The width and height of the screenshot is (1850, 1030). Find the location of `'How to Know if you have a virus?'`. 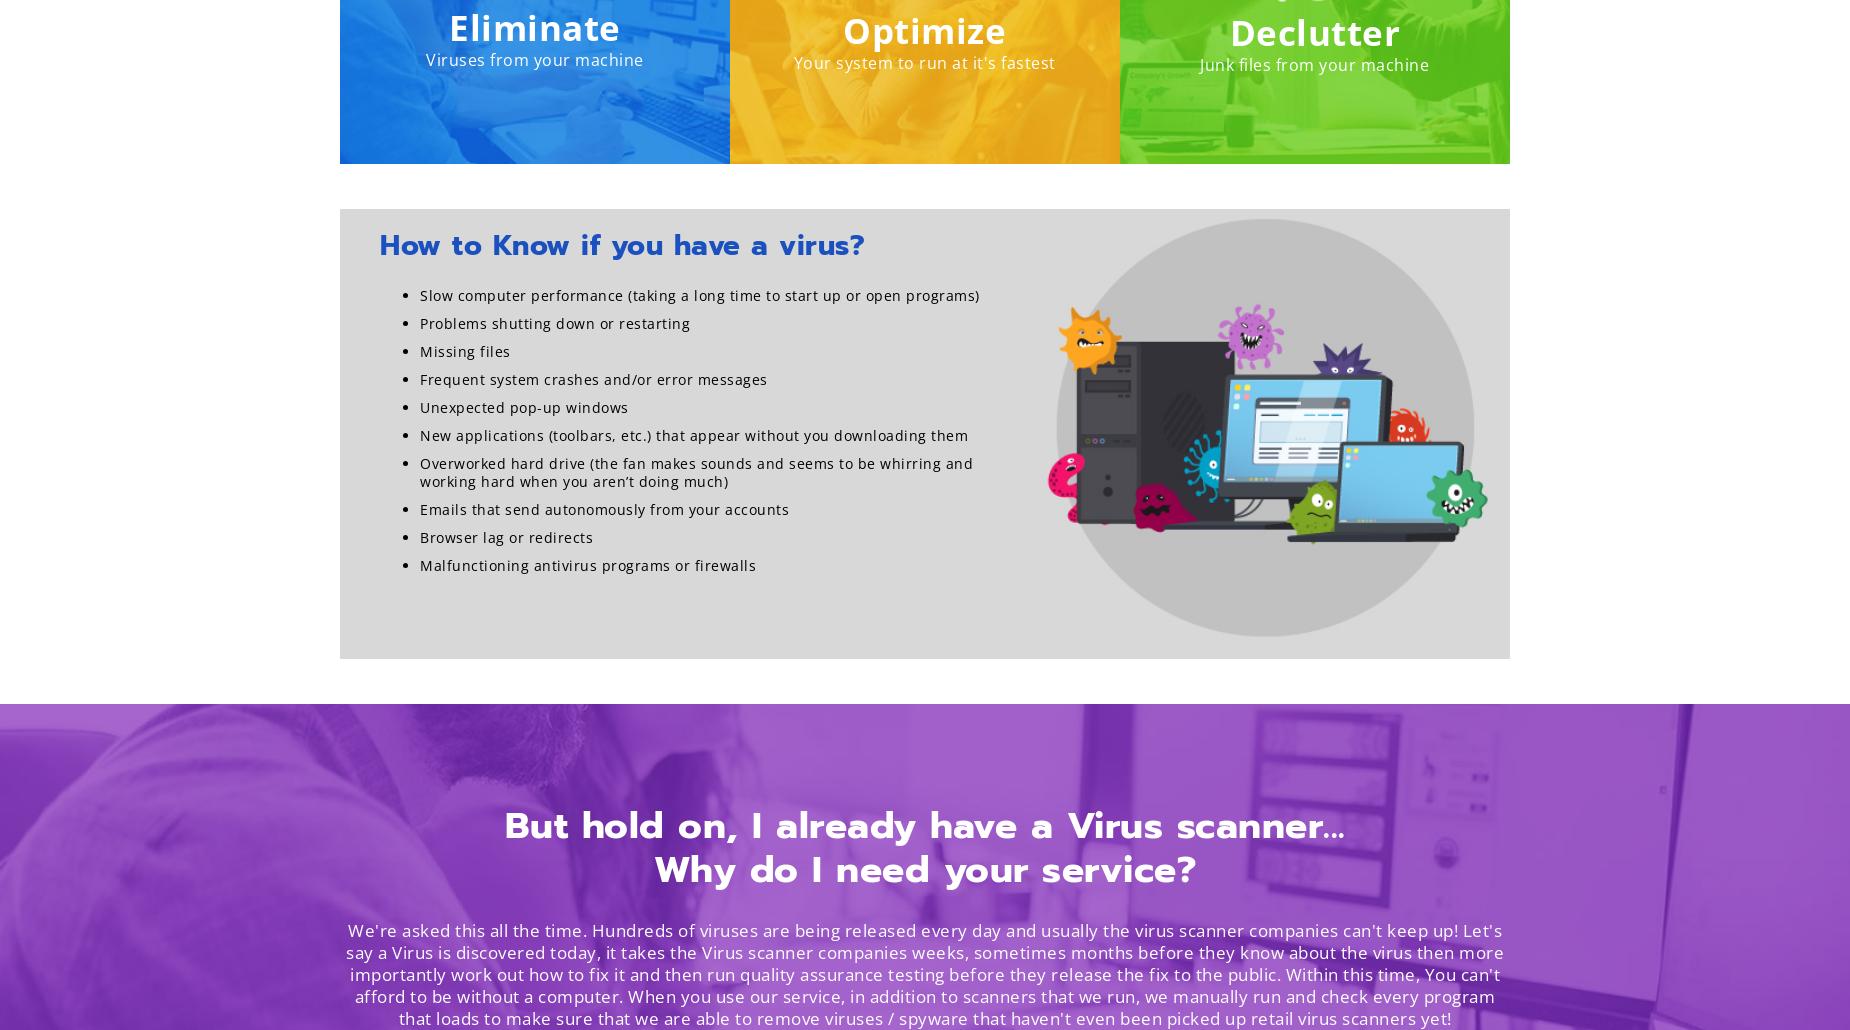

'How to Know if you have a virus?' is located at coordinates (378, 245).